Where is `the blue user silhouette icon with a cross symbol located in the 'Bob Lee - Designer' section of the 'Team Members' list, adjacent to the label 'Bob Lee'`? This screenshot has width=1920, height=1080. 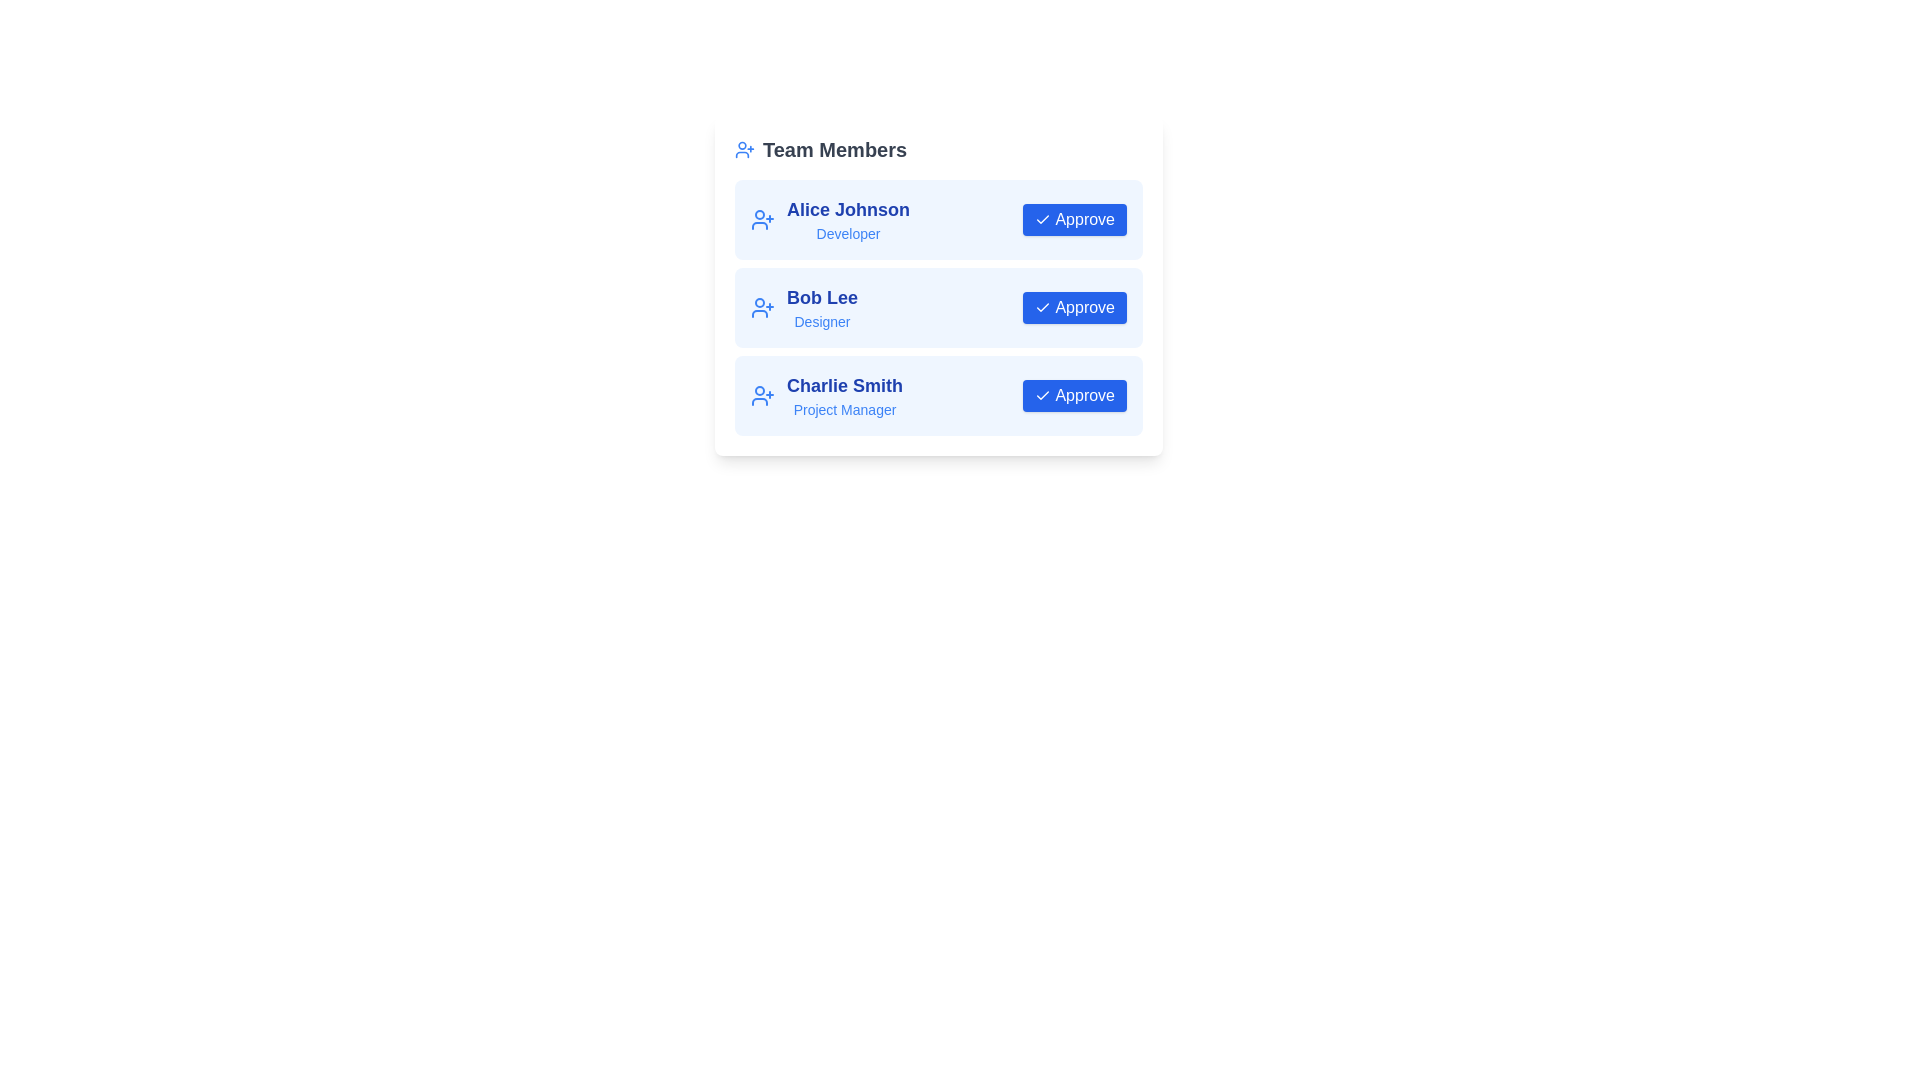 the blue user silhouette icon with a cross symbol located in the 'Bob Lee - Designer' section of the 'Team Members' list, adjacent to the label 'Bob Lee' is located at coordinates (762, 308).